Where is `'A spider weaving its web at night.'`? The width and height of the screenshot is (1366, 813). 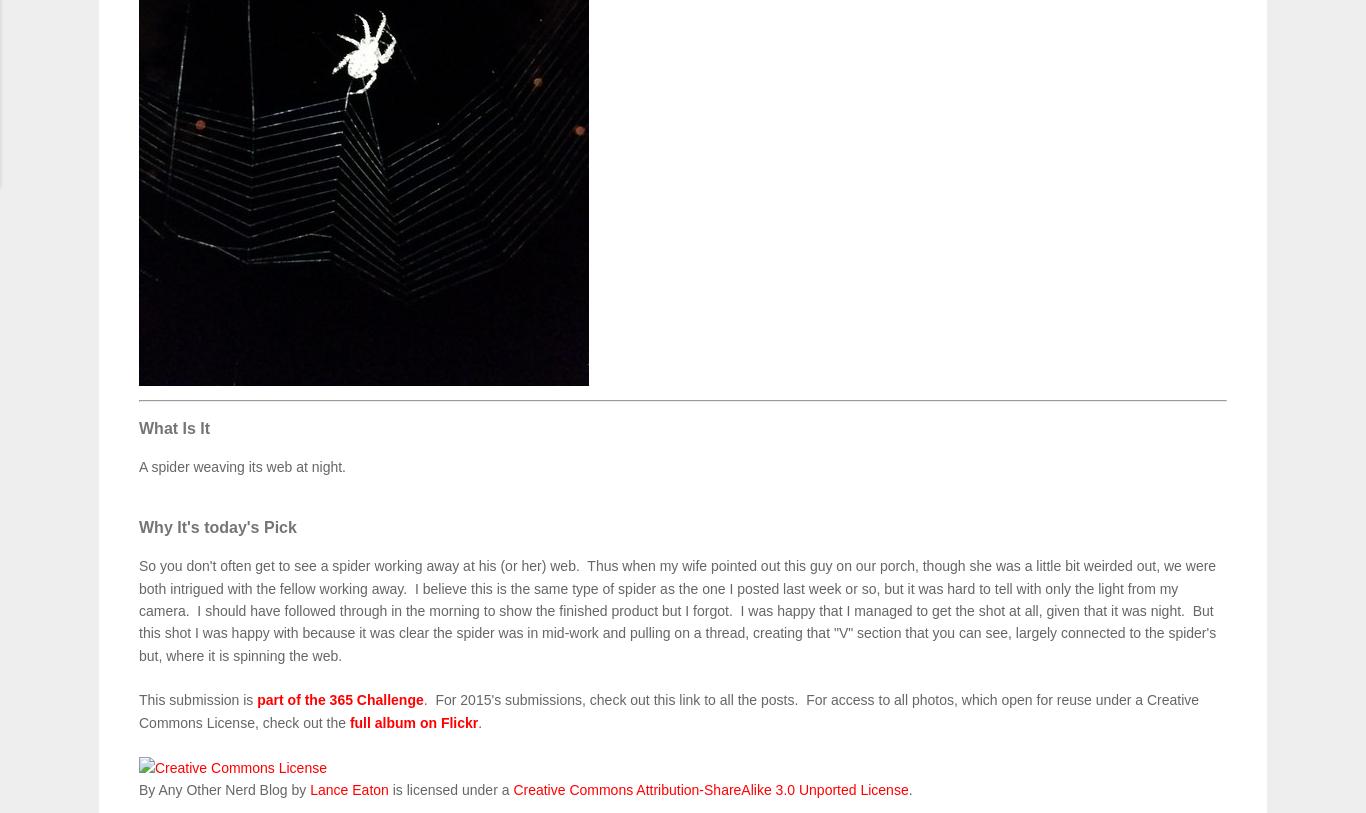
'A spider weaving its web at night.' is located at coordinates (138, 466).